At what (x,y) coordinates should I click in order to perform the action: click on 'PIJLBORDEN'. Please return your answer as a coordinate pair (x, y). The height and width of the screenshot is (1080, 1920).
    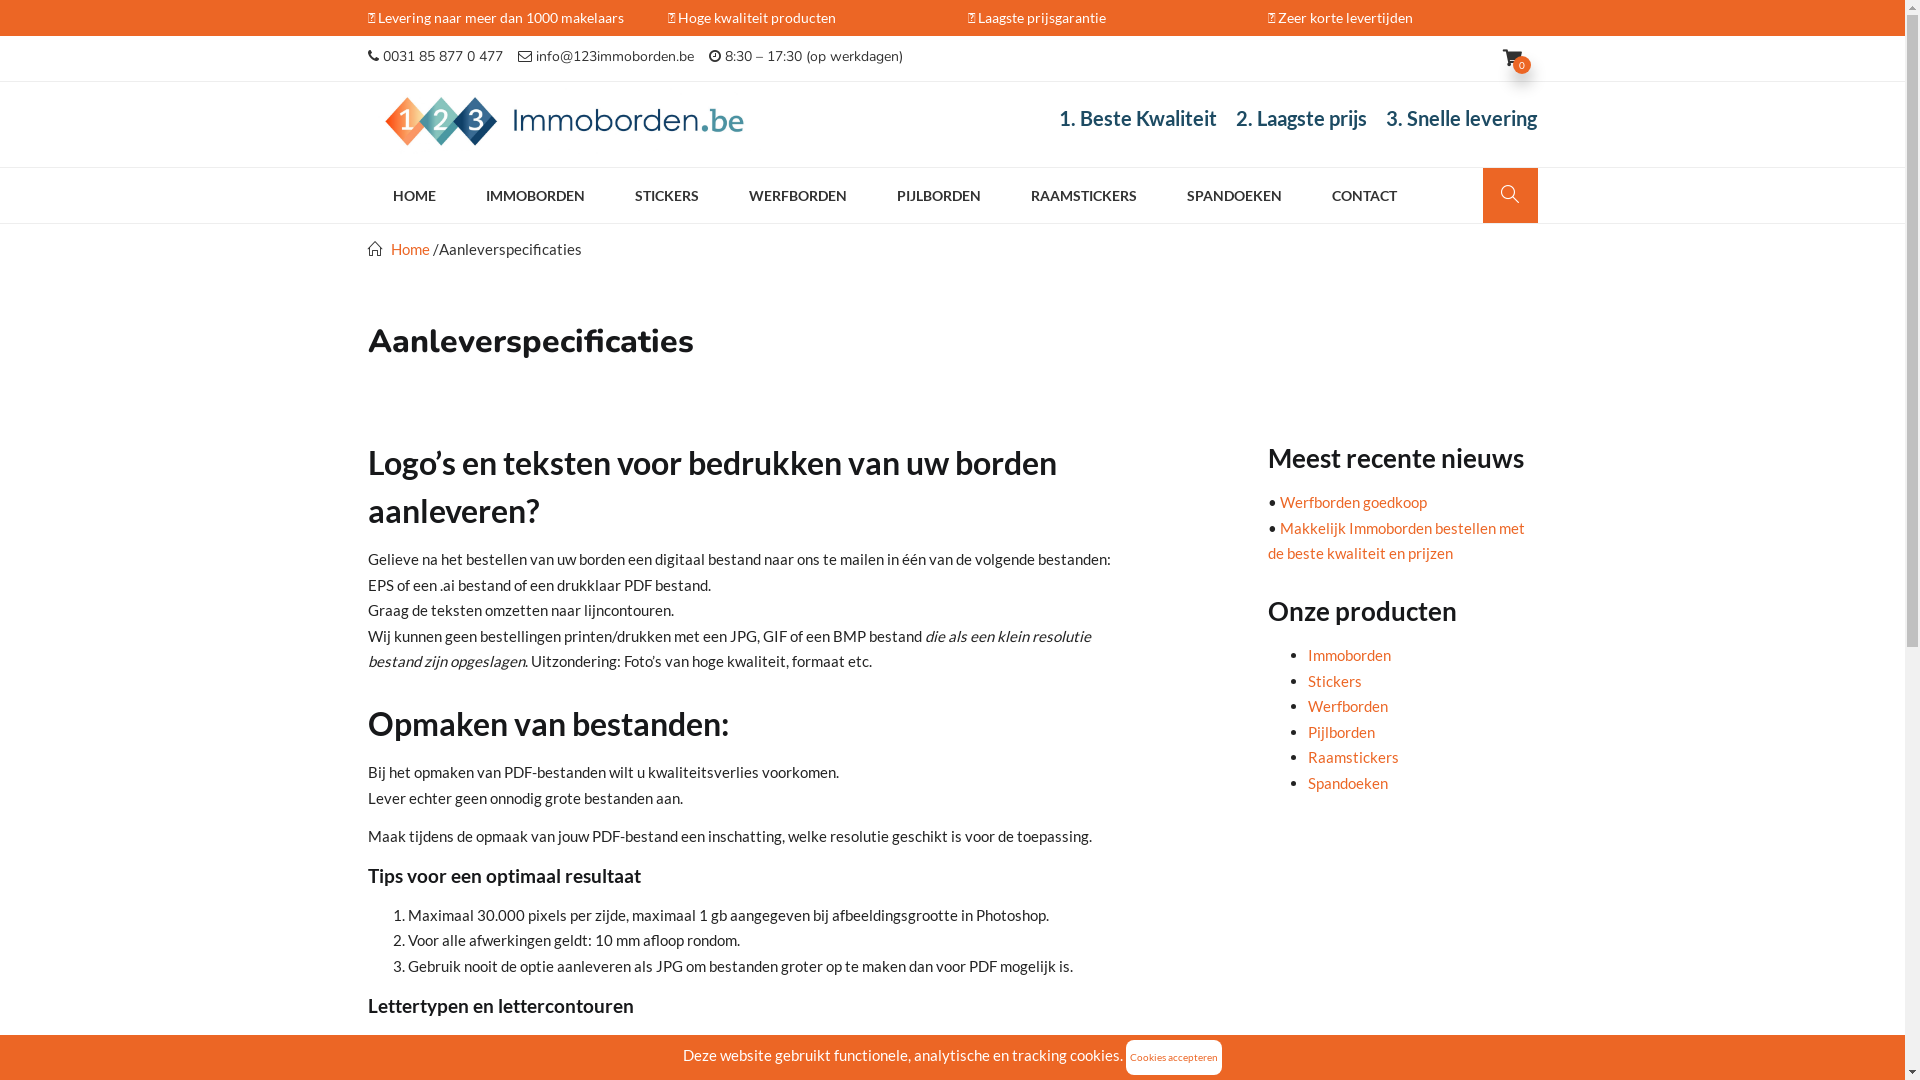
    Looking at the image, I should click on (938, 195).